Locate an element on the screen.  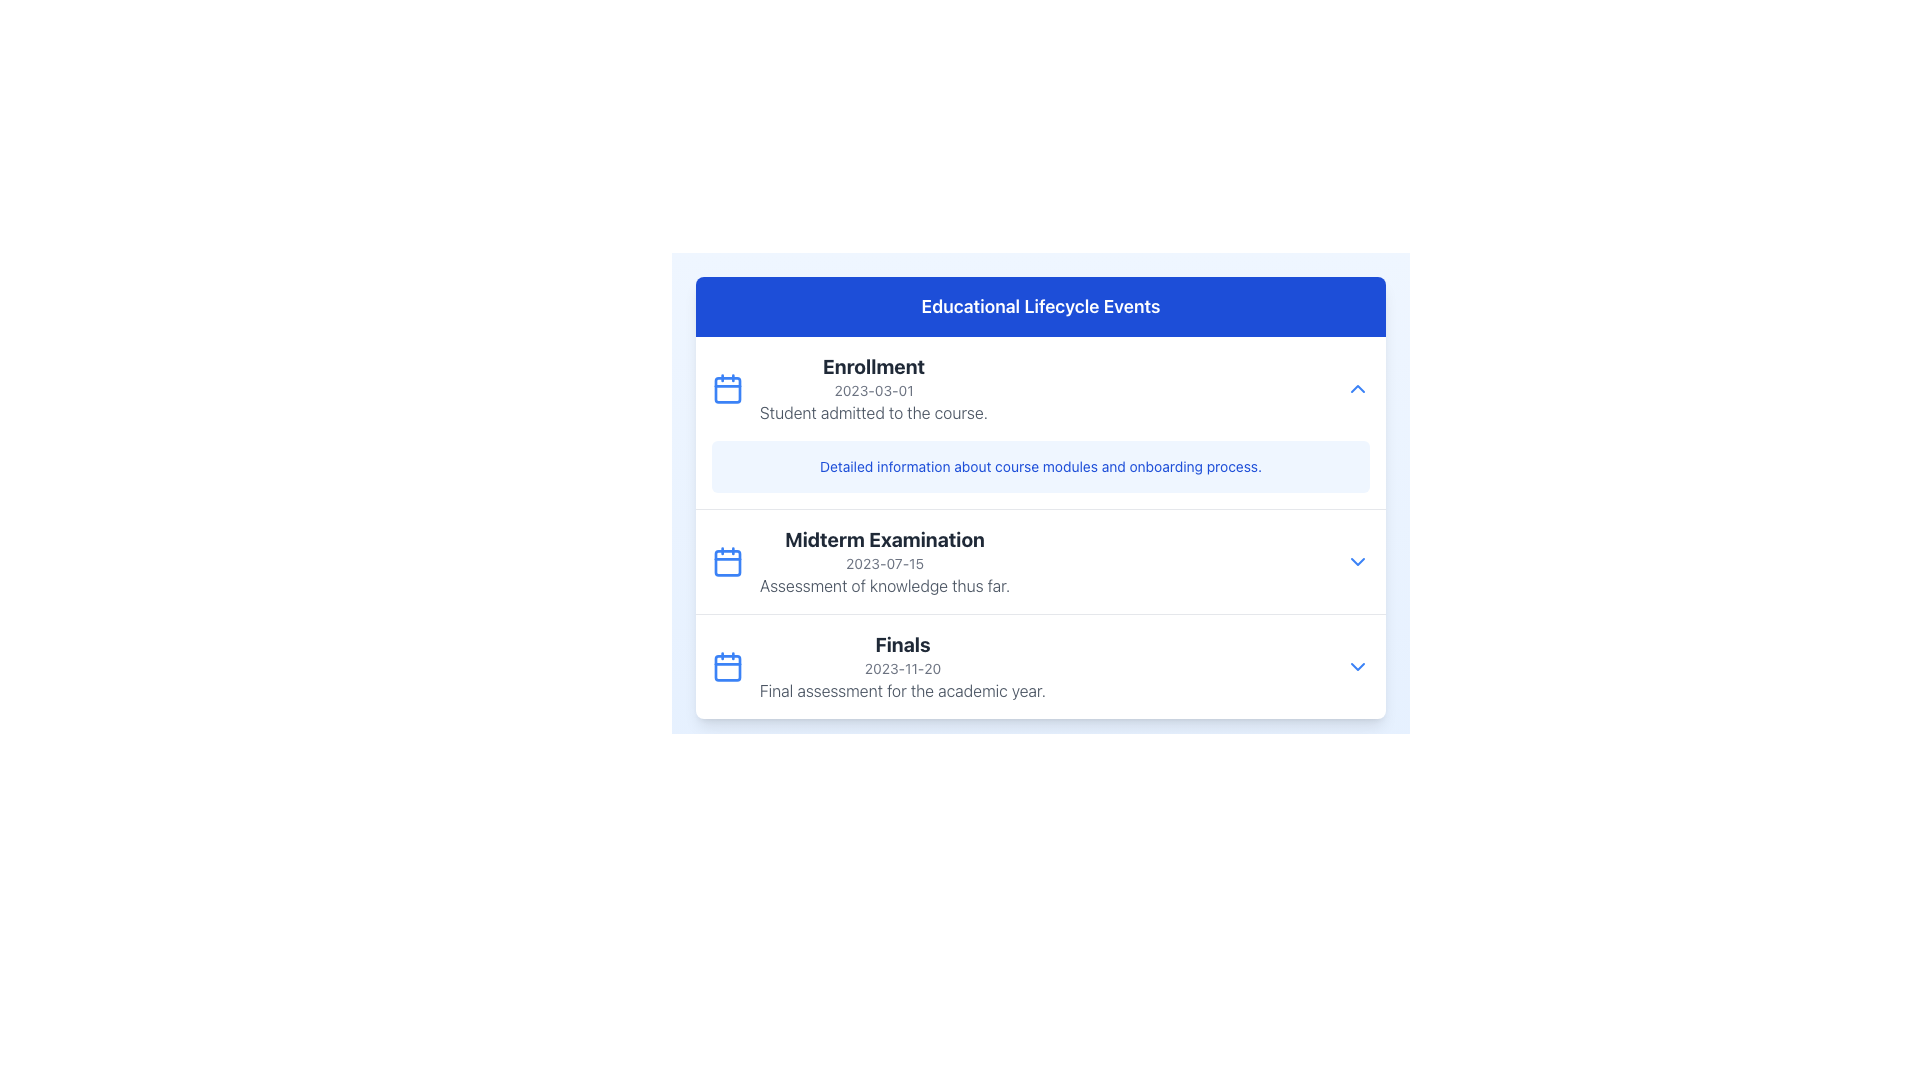
the Informational Text Block located below the 'Enrollment' title within the 'Educational Lifecycle Events' section is located at coordinates (1040, 466).